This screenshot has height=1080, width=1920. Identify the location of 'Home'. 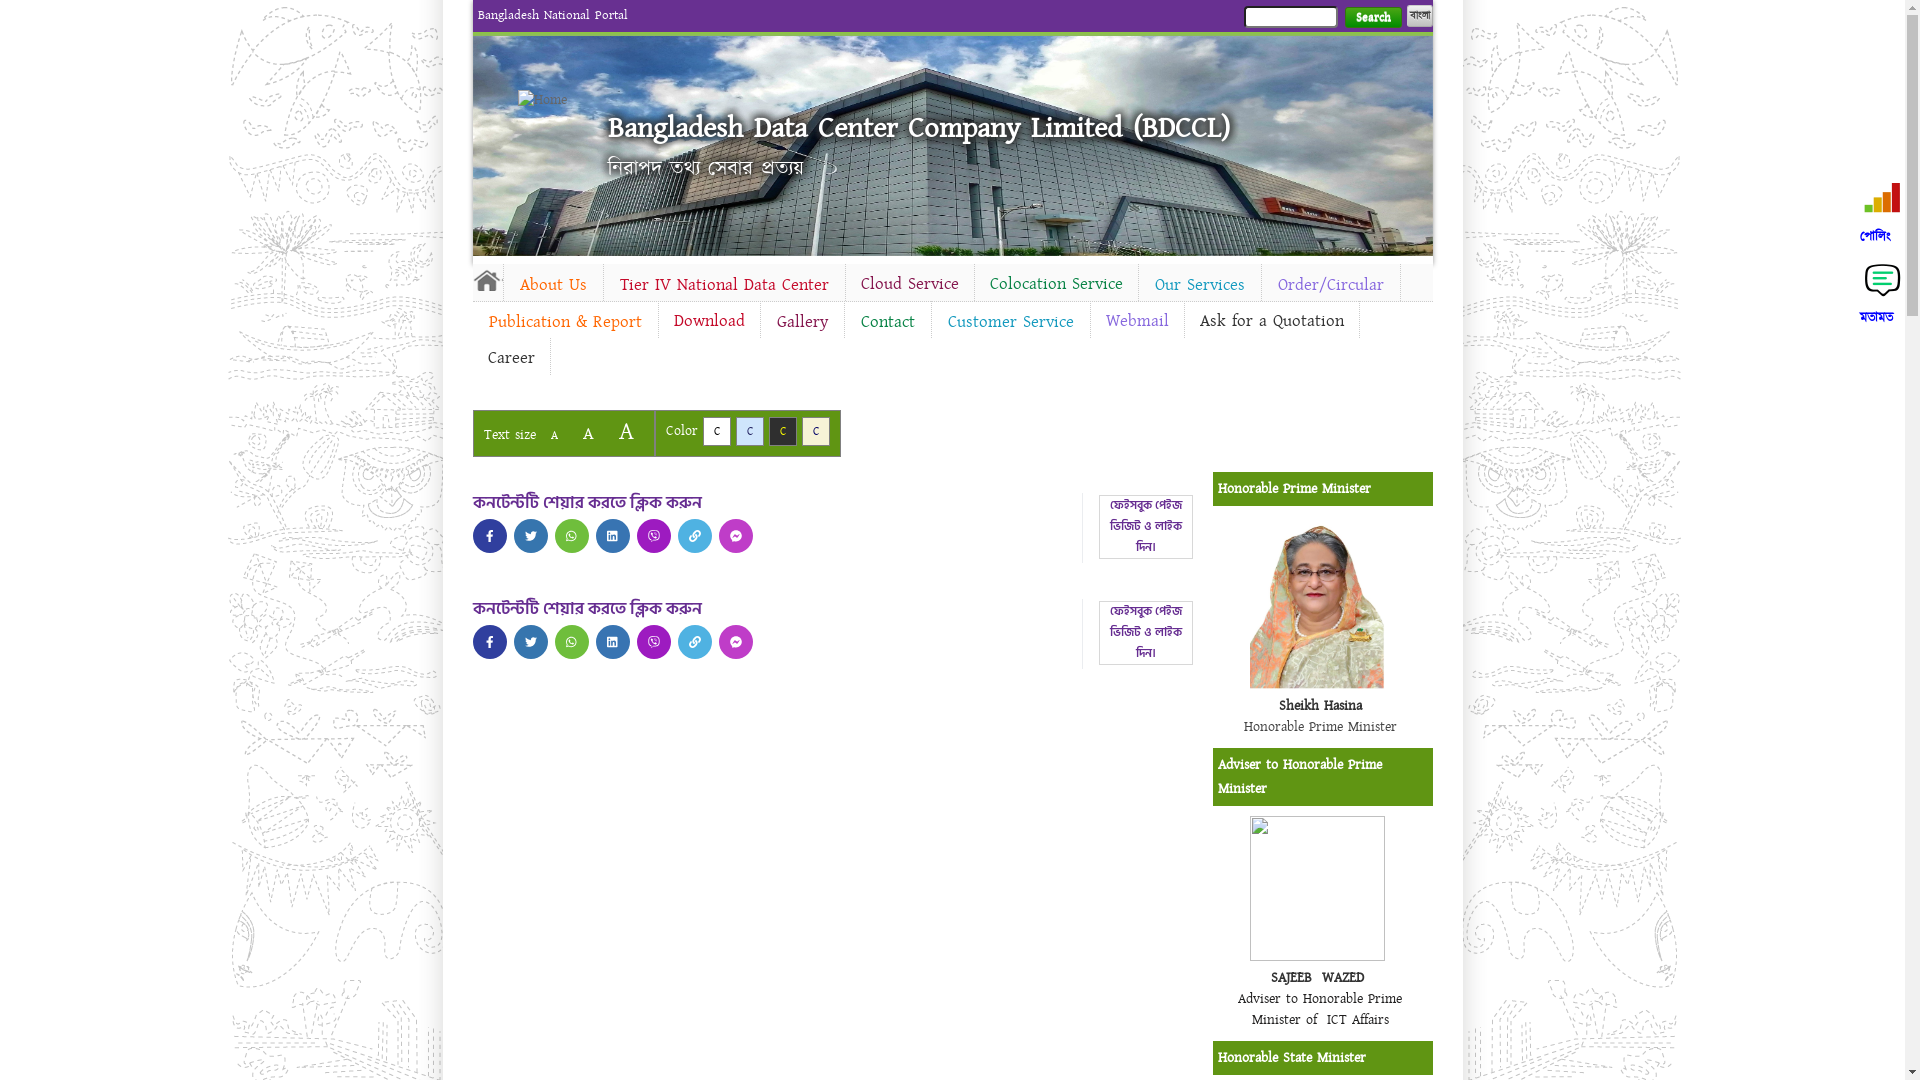
(518, 100).